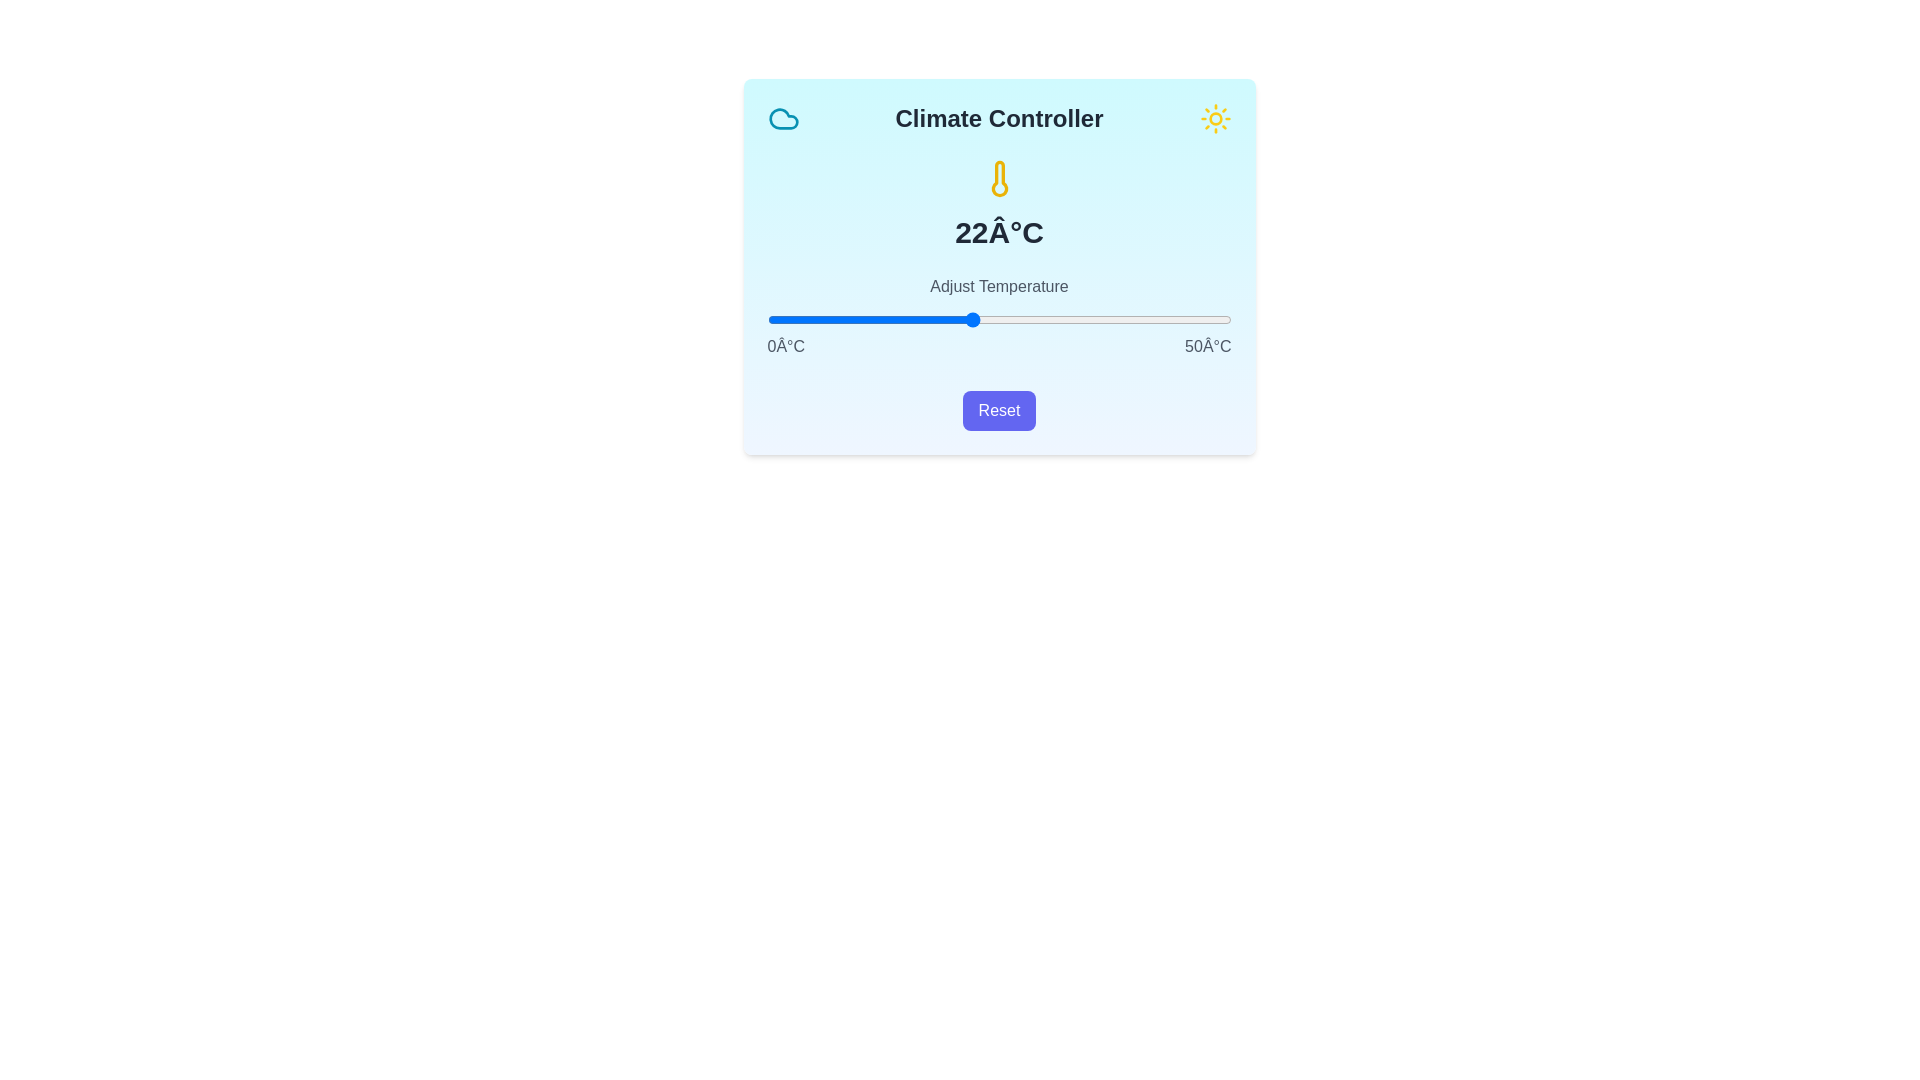 This screenshot has width=1920, height=1080. What do you see at coordinates (1100, 319) in the screenshot?
I see `the temperature to 36°C using the slider` at bounding box center [1100, 319].